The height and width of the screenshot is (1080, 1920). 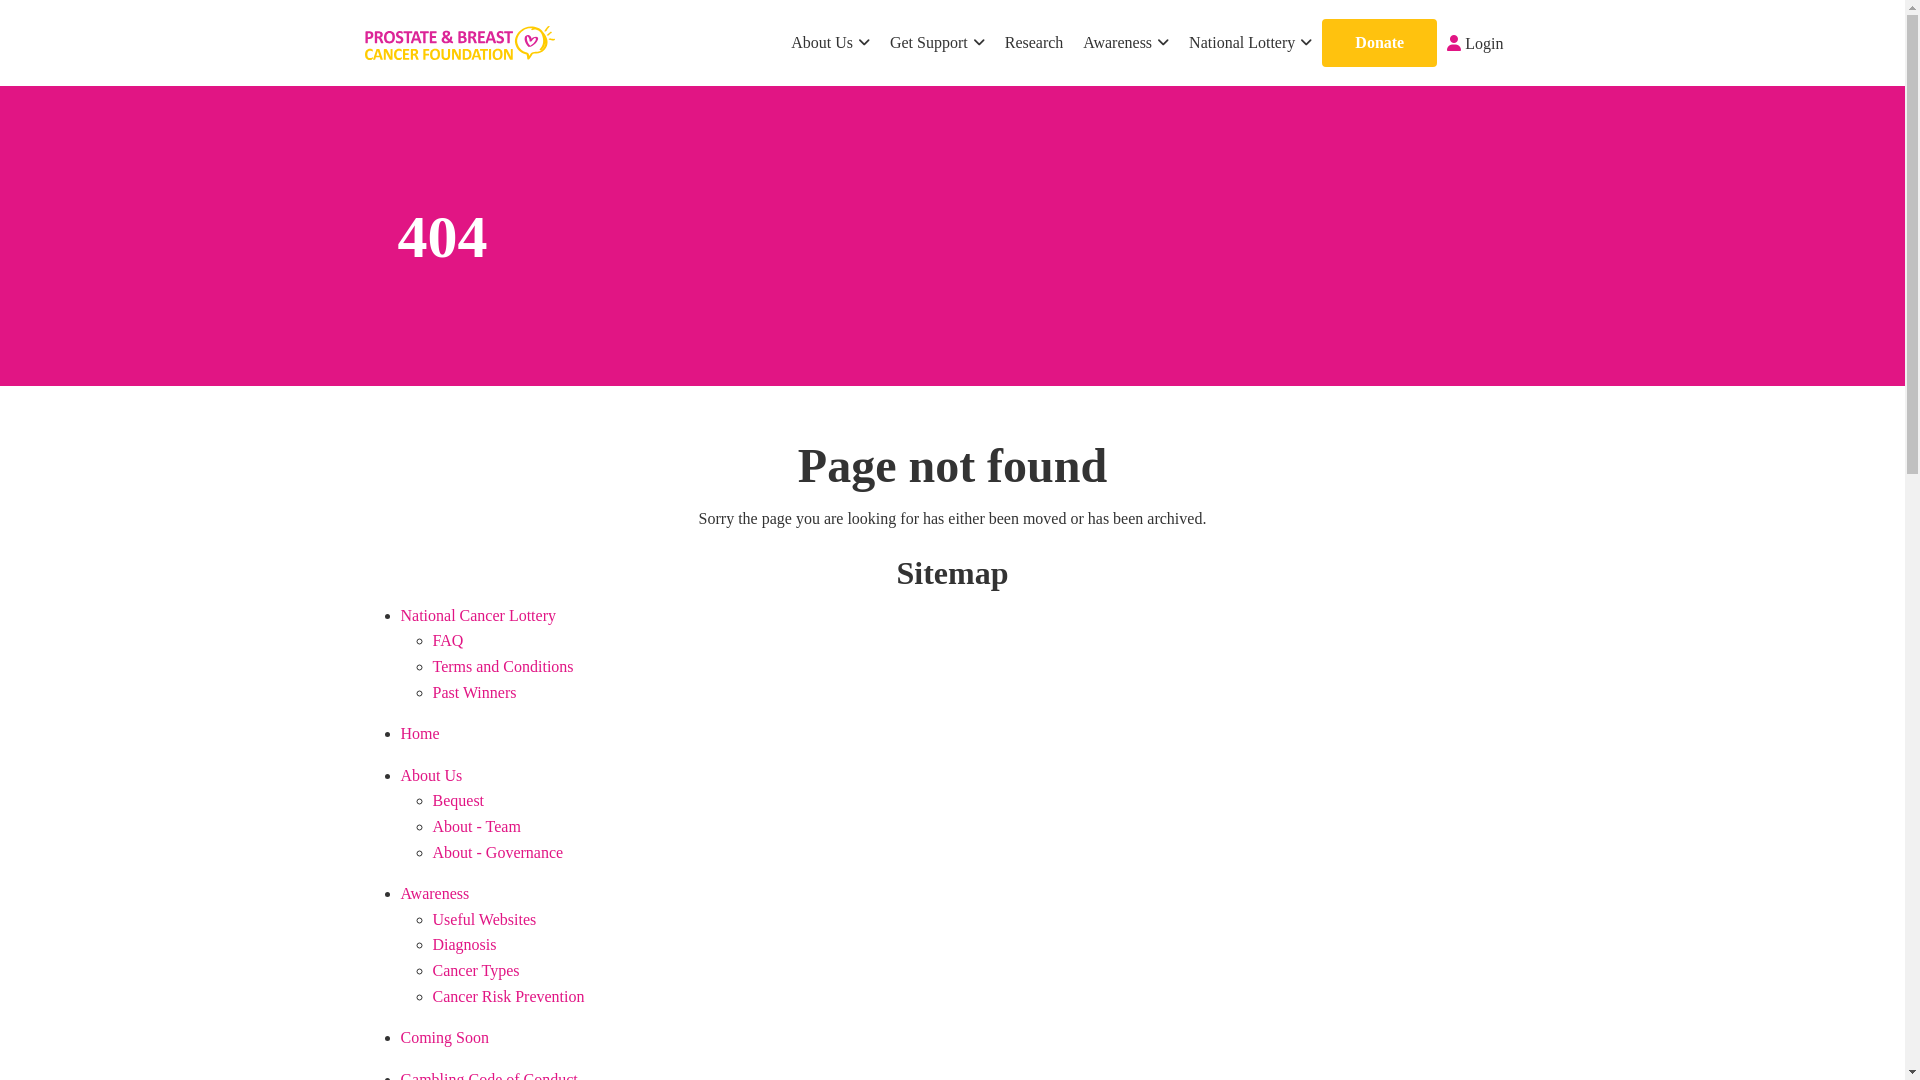 What do you see at coordinates (431, 852) in the screenshot?
I see `'About - Governance'` at bounding box center [431, 852].